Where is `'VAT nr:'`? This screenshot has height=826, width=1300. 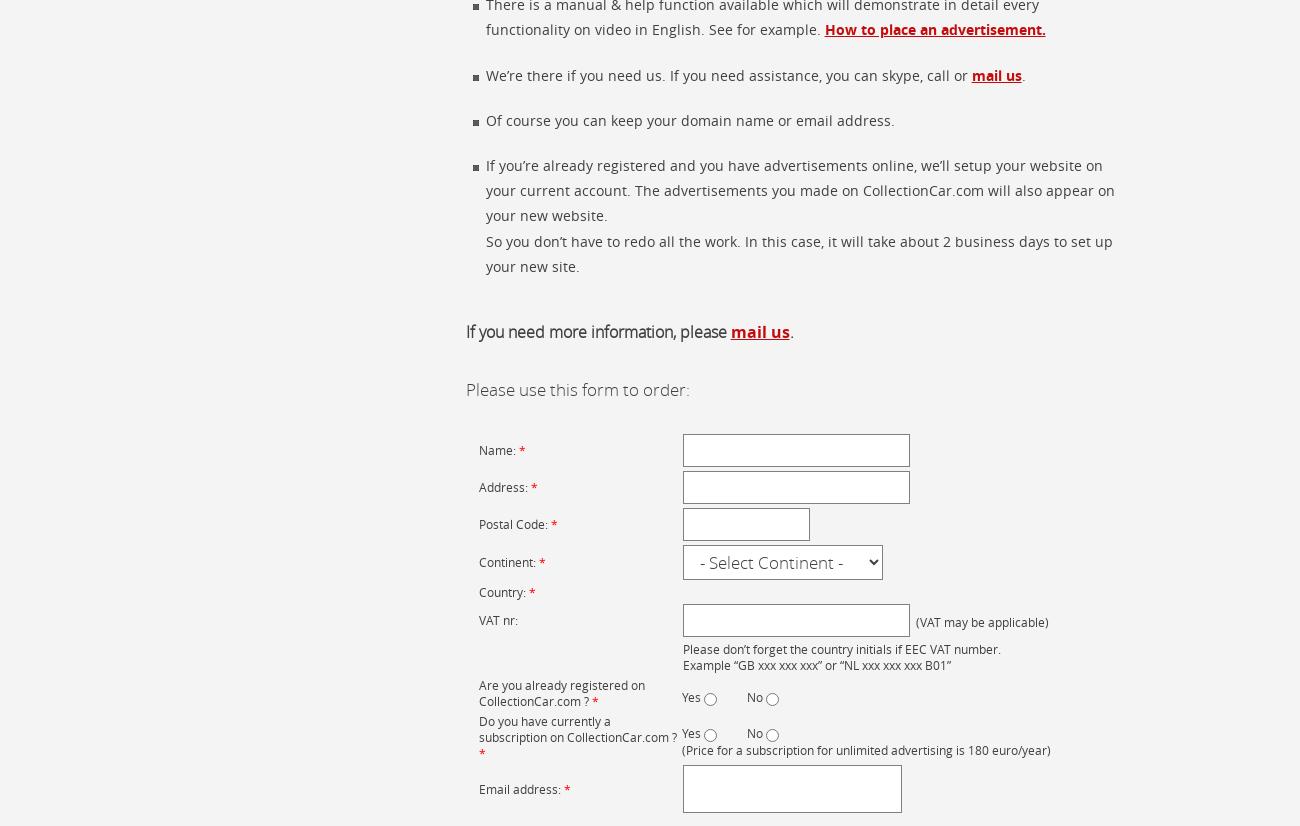
'VAT nr:' is located at coordinates (497, 619).